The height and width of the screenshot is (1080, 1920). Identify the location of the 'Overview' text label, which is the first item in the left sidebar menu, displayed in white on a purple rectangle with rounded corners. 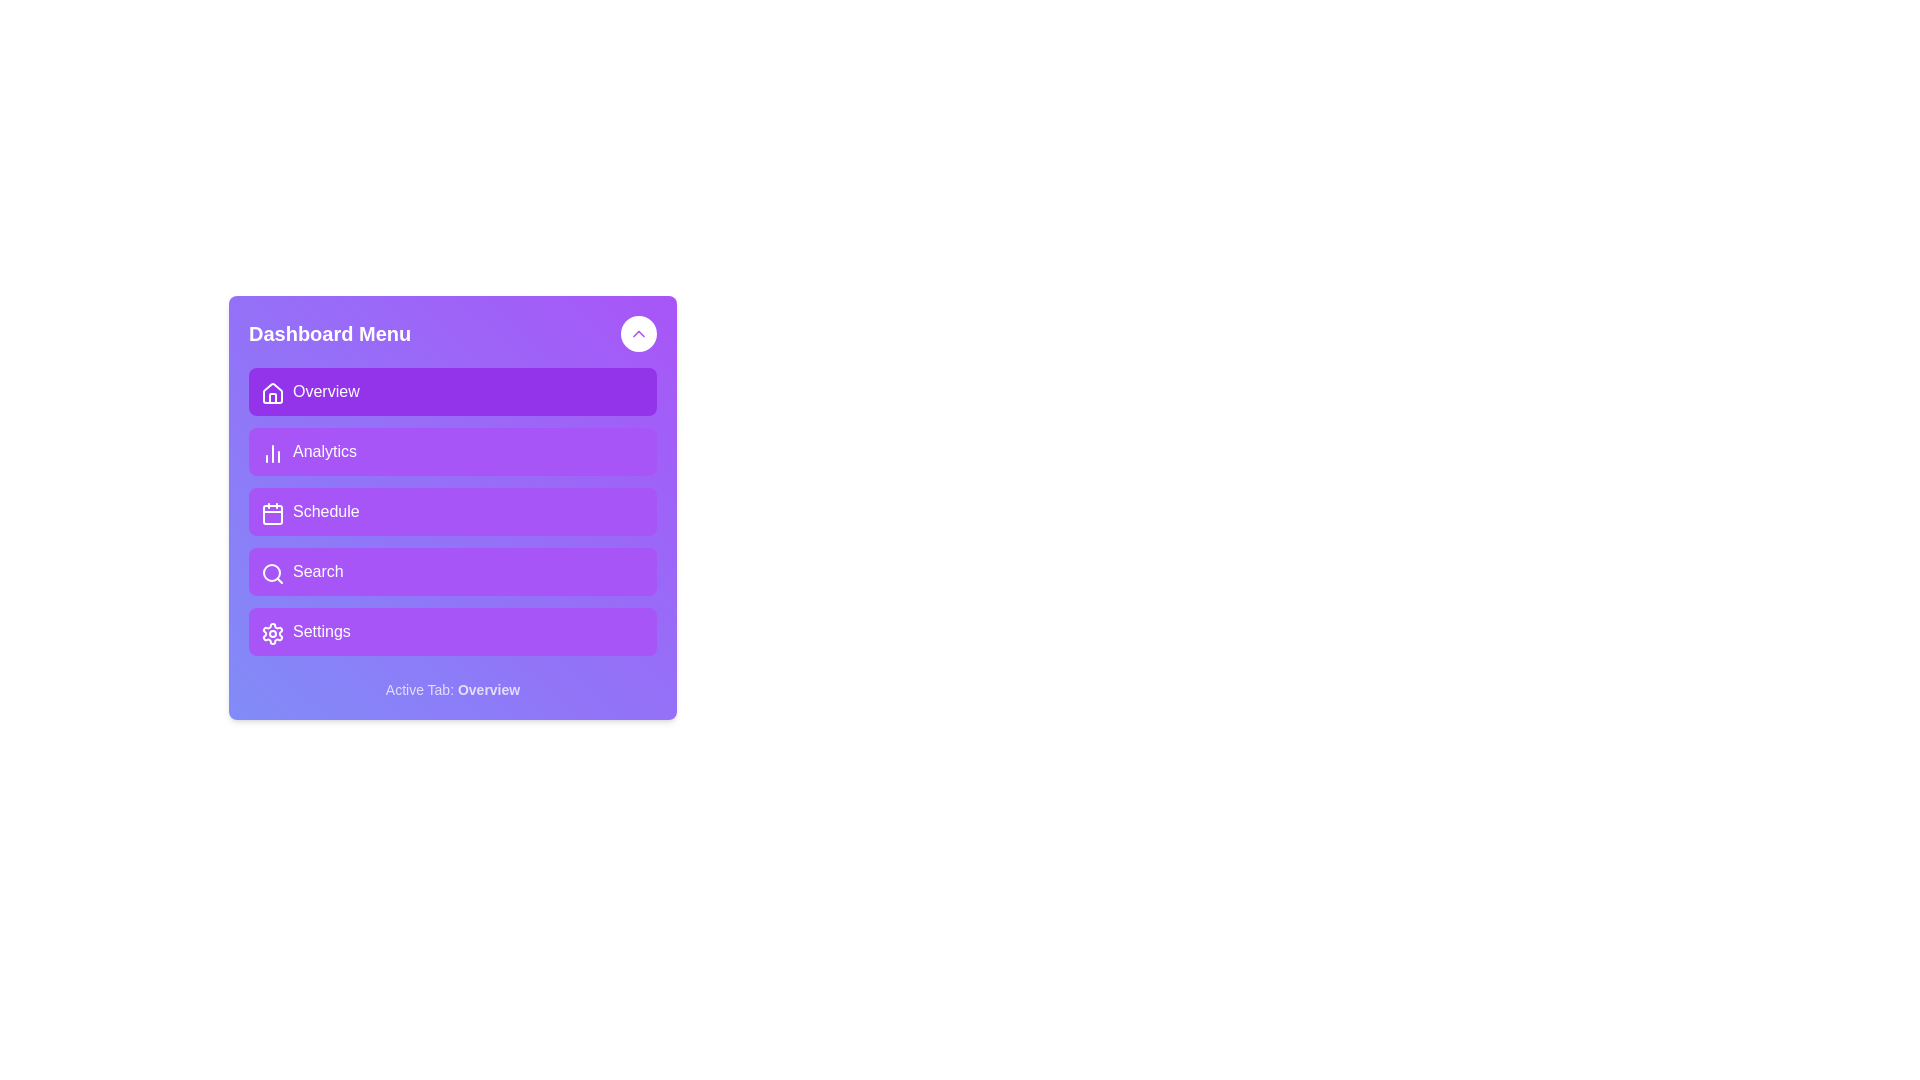
(326, 392).